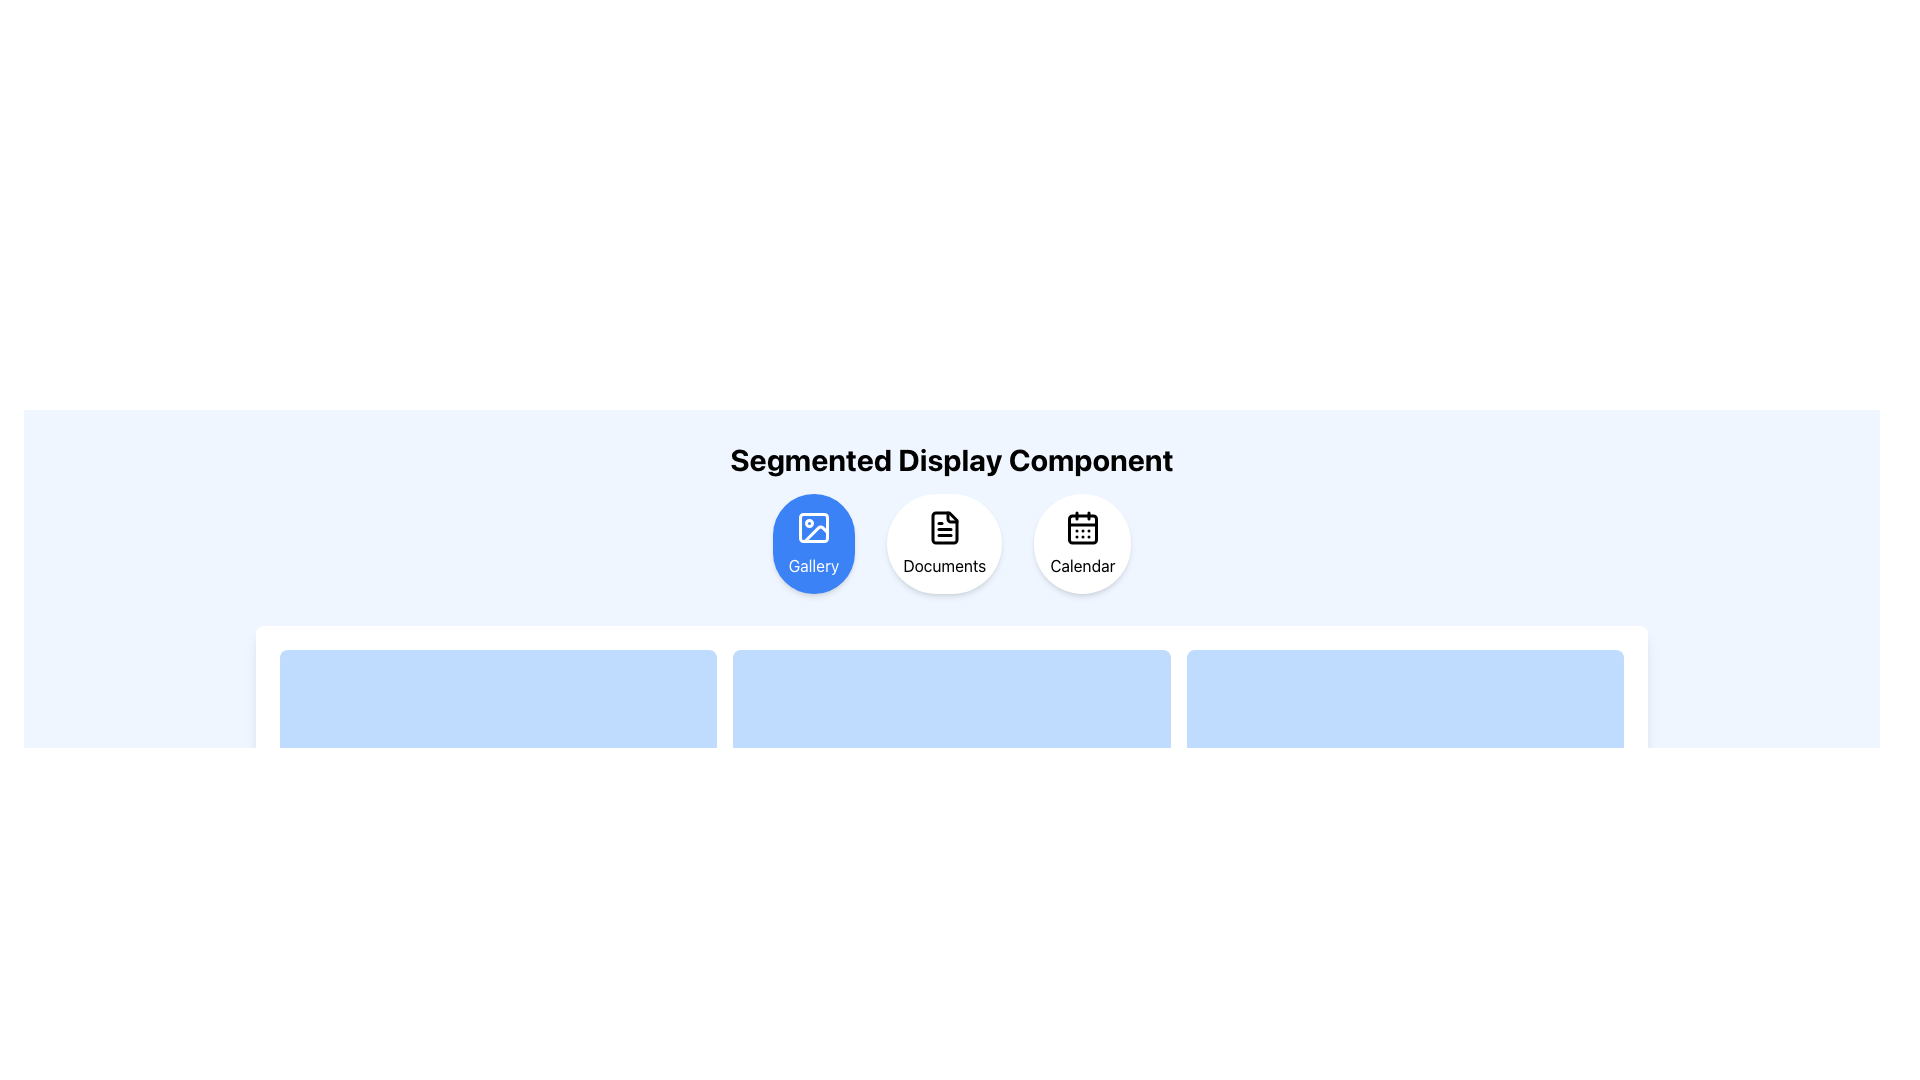  I want to click on the rightmost button in the segmented display, so click(1081, 543).